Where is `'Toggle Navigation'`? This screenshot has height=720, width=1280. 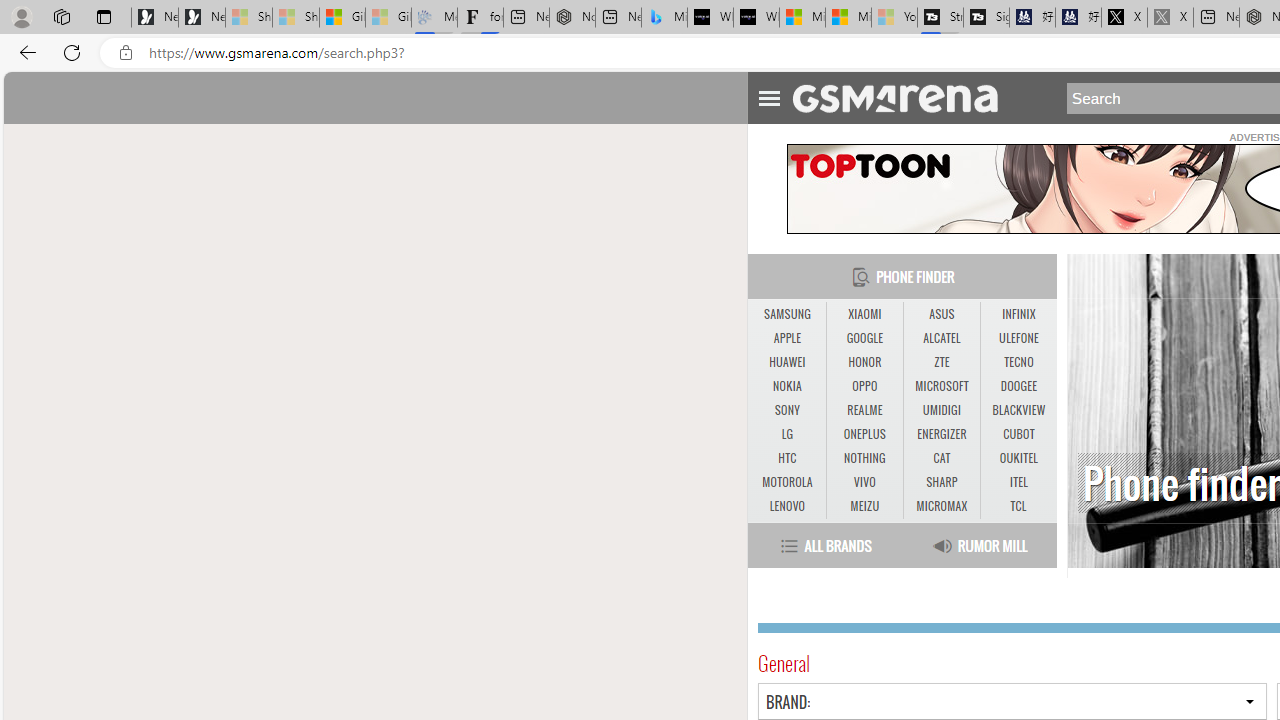 'Toggle Navigation' is located at coordinates (768, 95).